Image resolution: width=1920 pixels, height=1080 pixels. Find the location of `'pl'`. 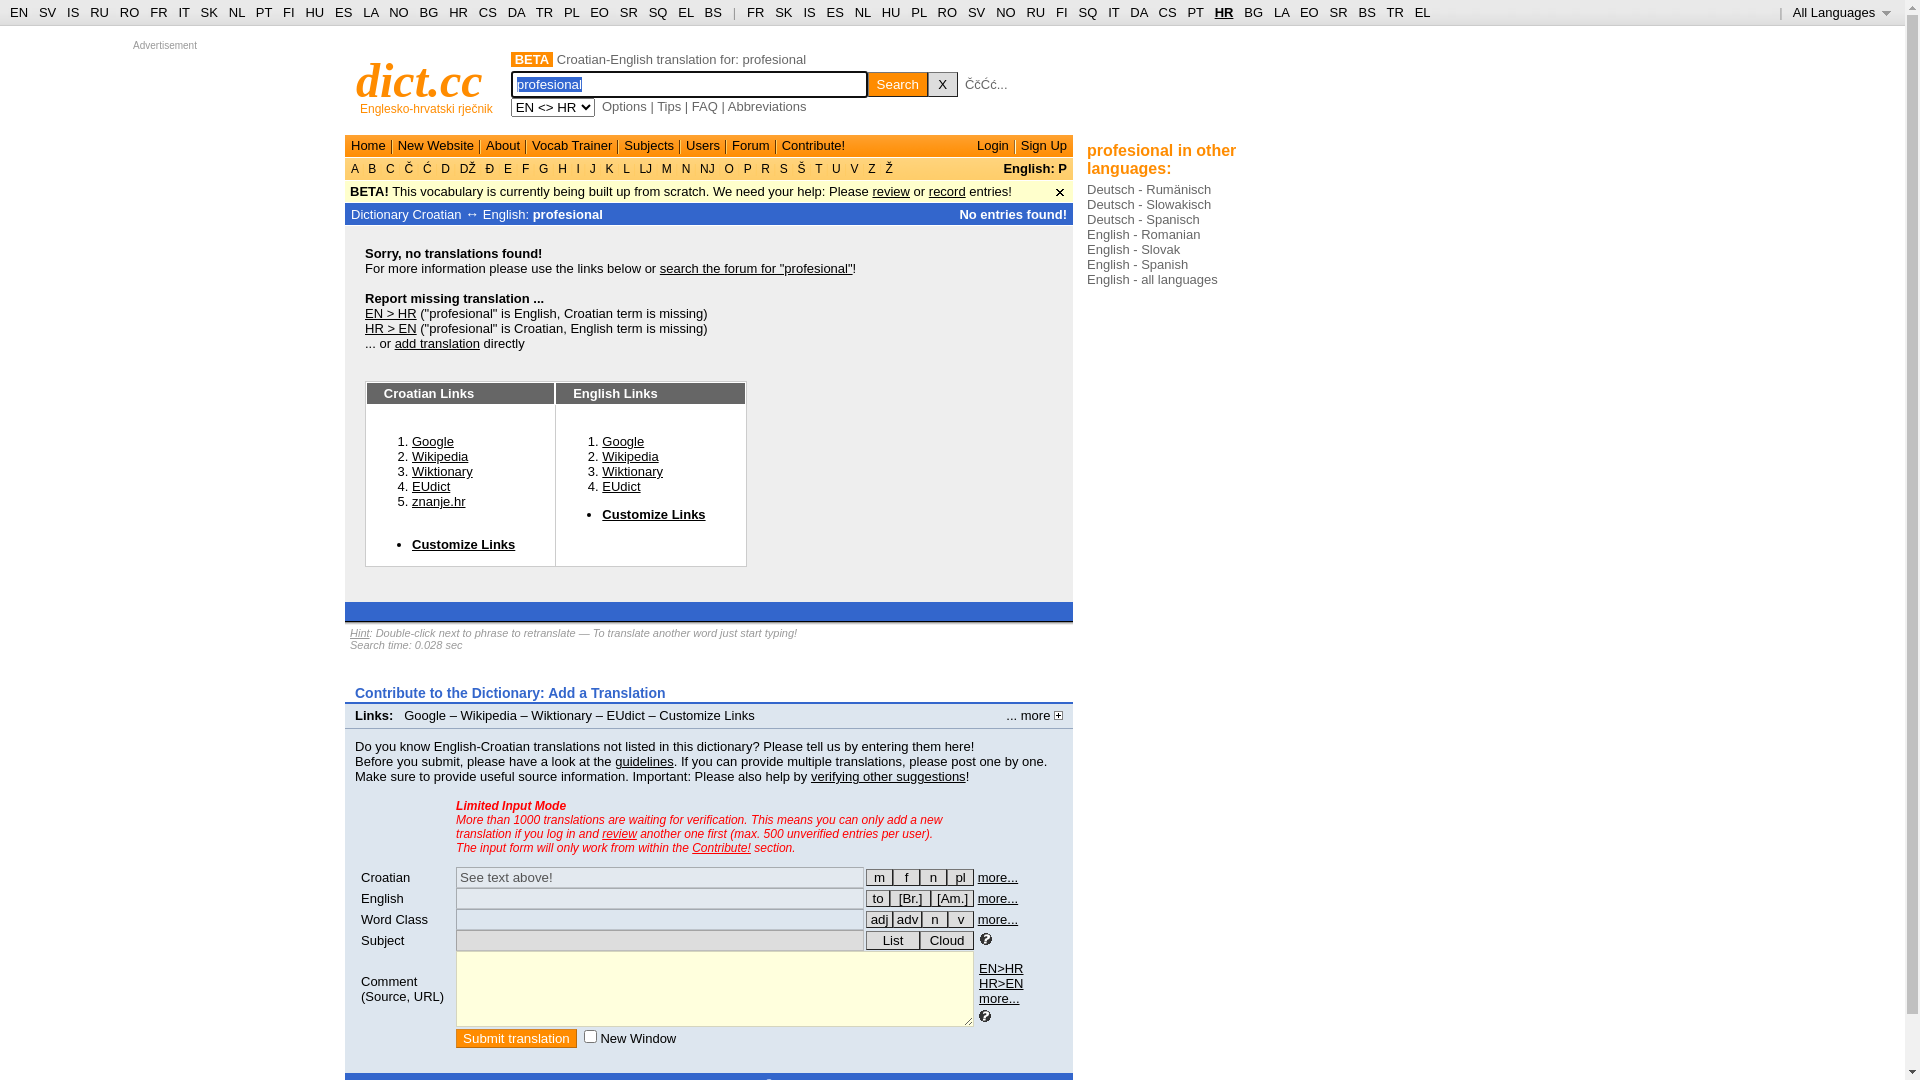

'pl' is located at coordinates (960, 876).